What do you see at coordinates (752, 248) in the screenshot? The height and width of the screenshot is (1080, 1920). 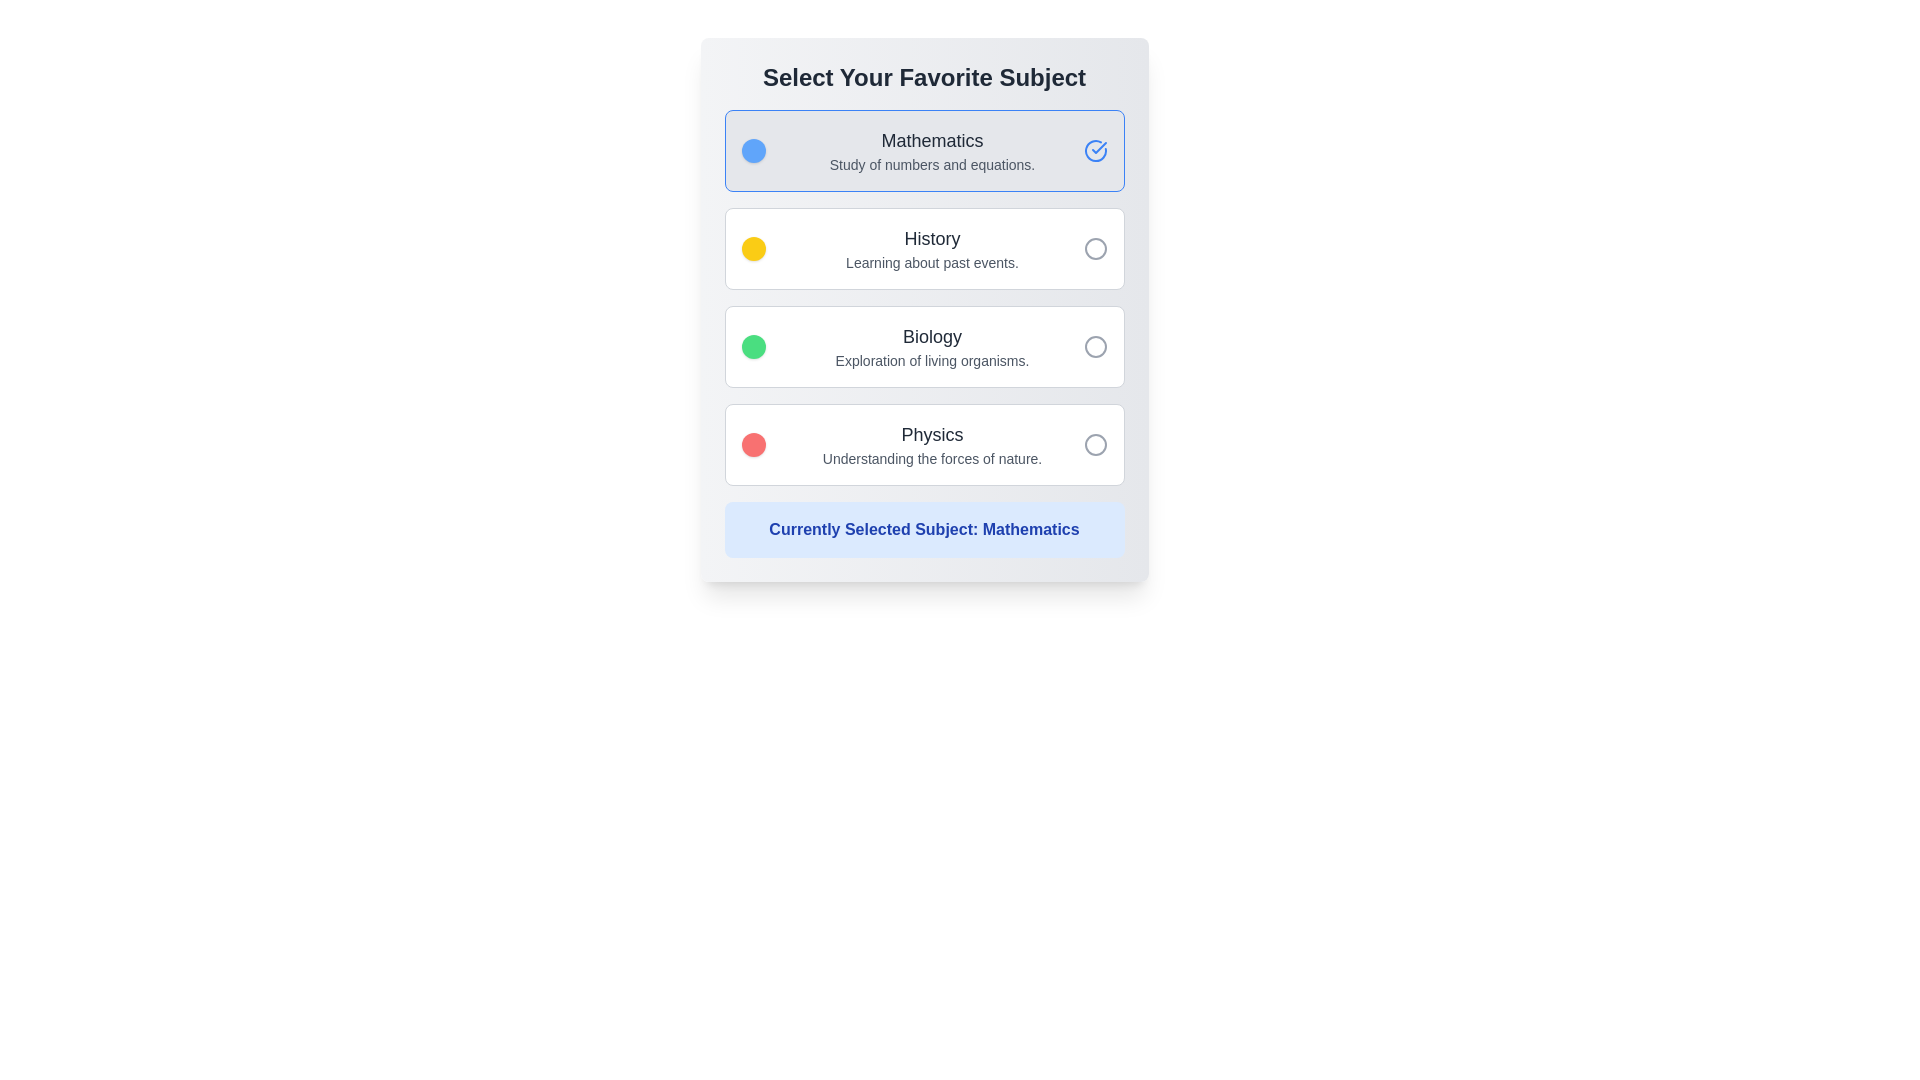 I see `the visual marker or status indicator located in the second row of the selection list labeled 'History', which is positioned towards the left side of the row, preceding the text 'History' and its description 'Learning about past events'` at bounding box center [752, 248].